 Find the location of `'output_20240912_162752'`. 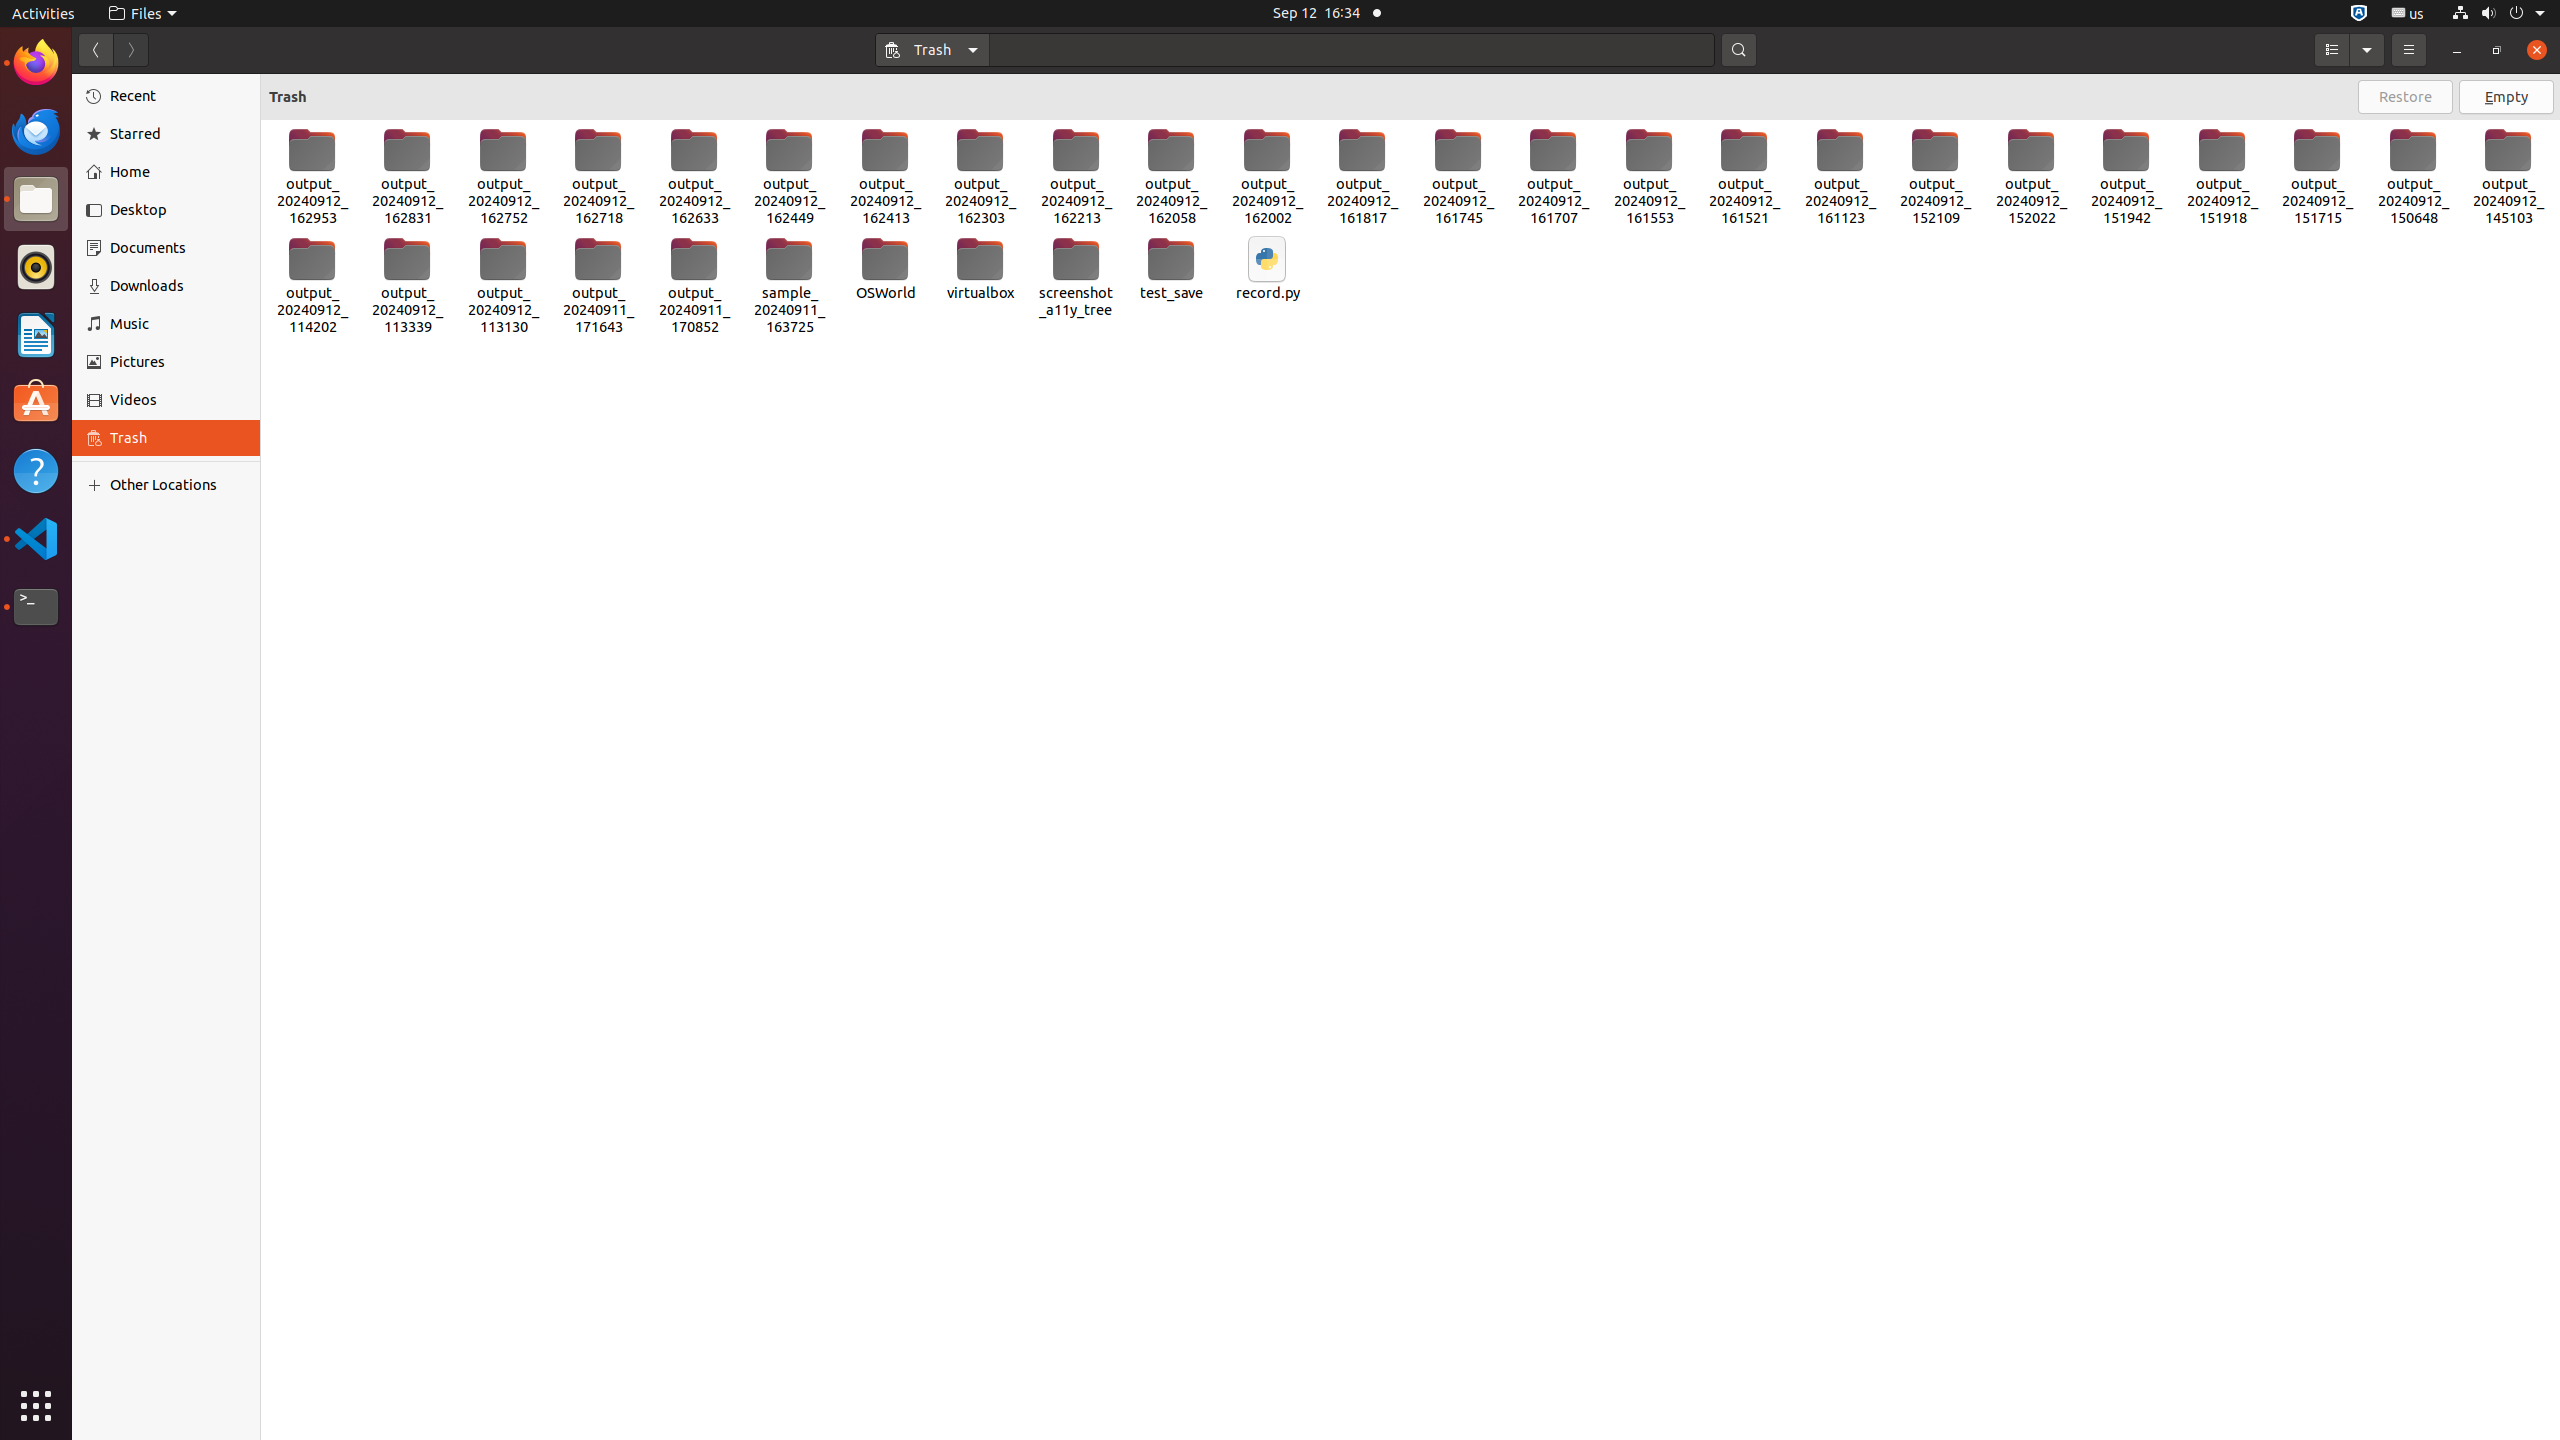

'output_20240912_162752' is located at coordinates (502, 176).